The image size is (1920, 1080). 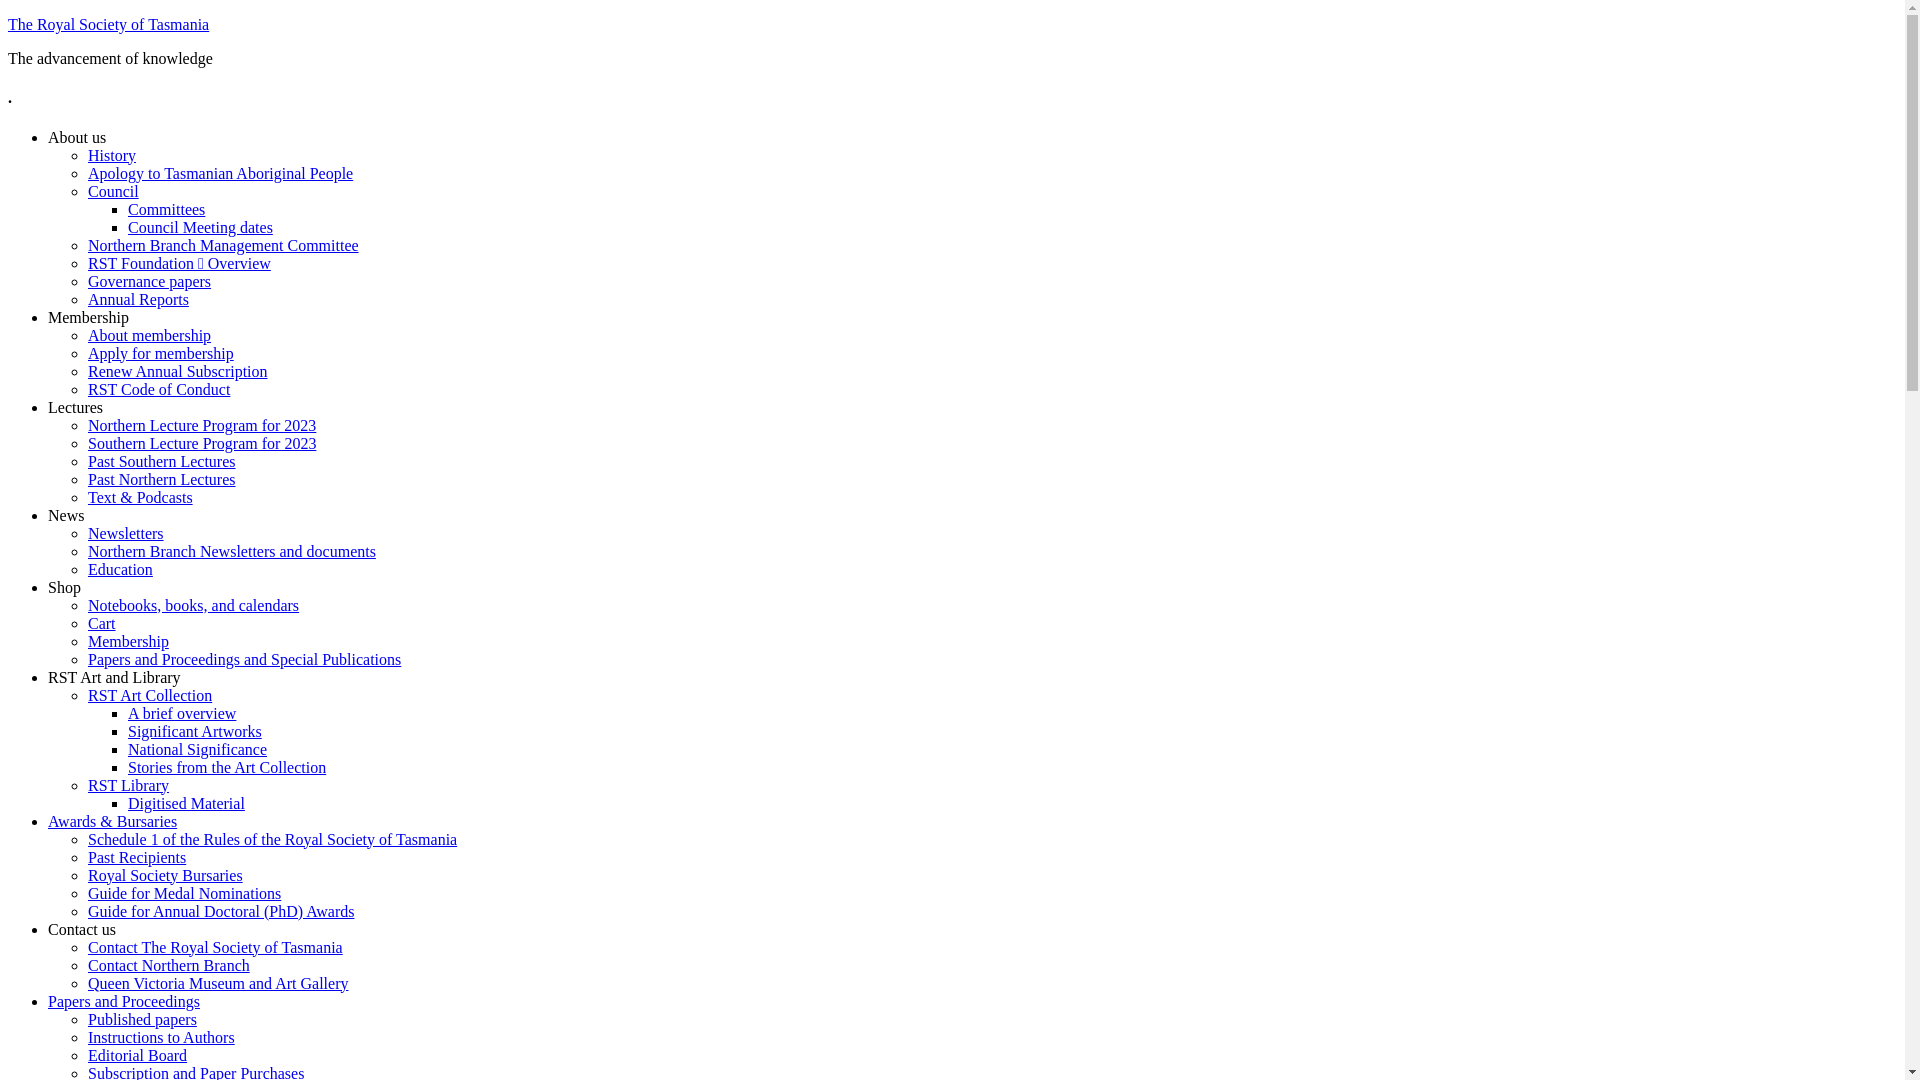 I want to click on 'Digitised Material', so click(x=186, y=802).